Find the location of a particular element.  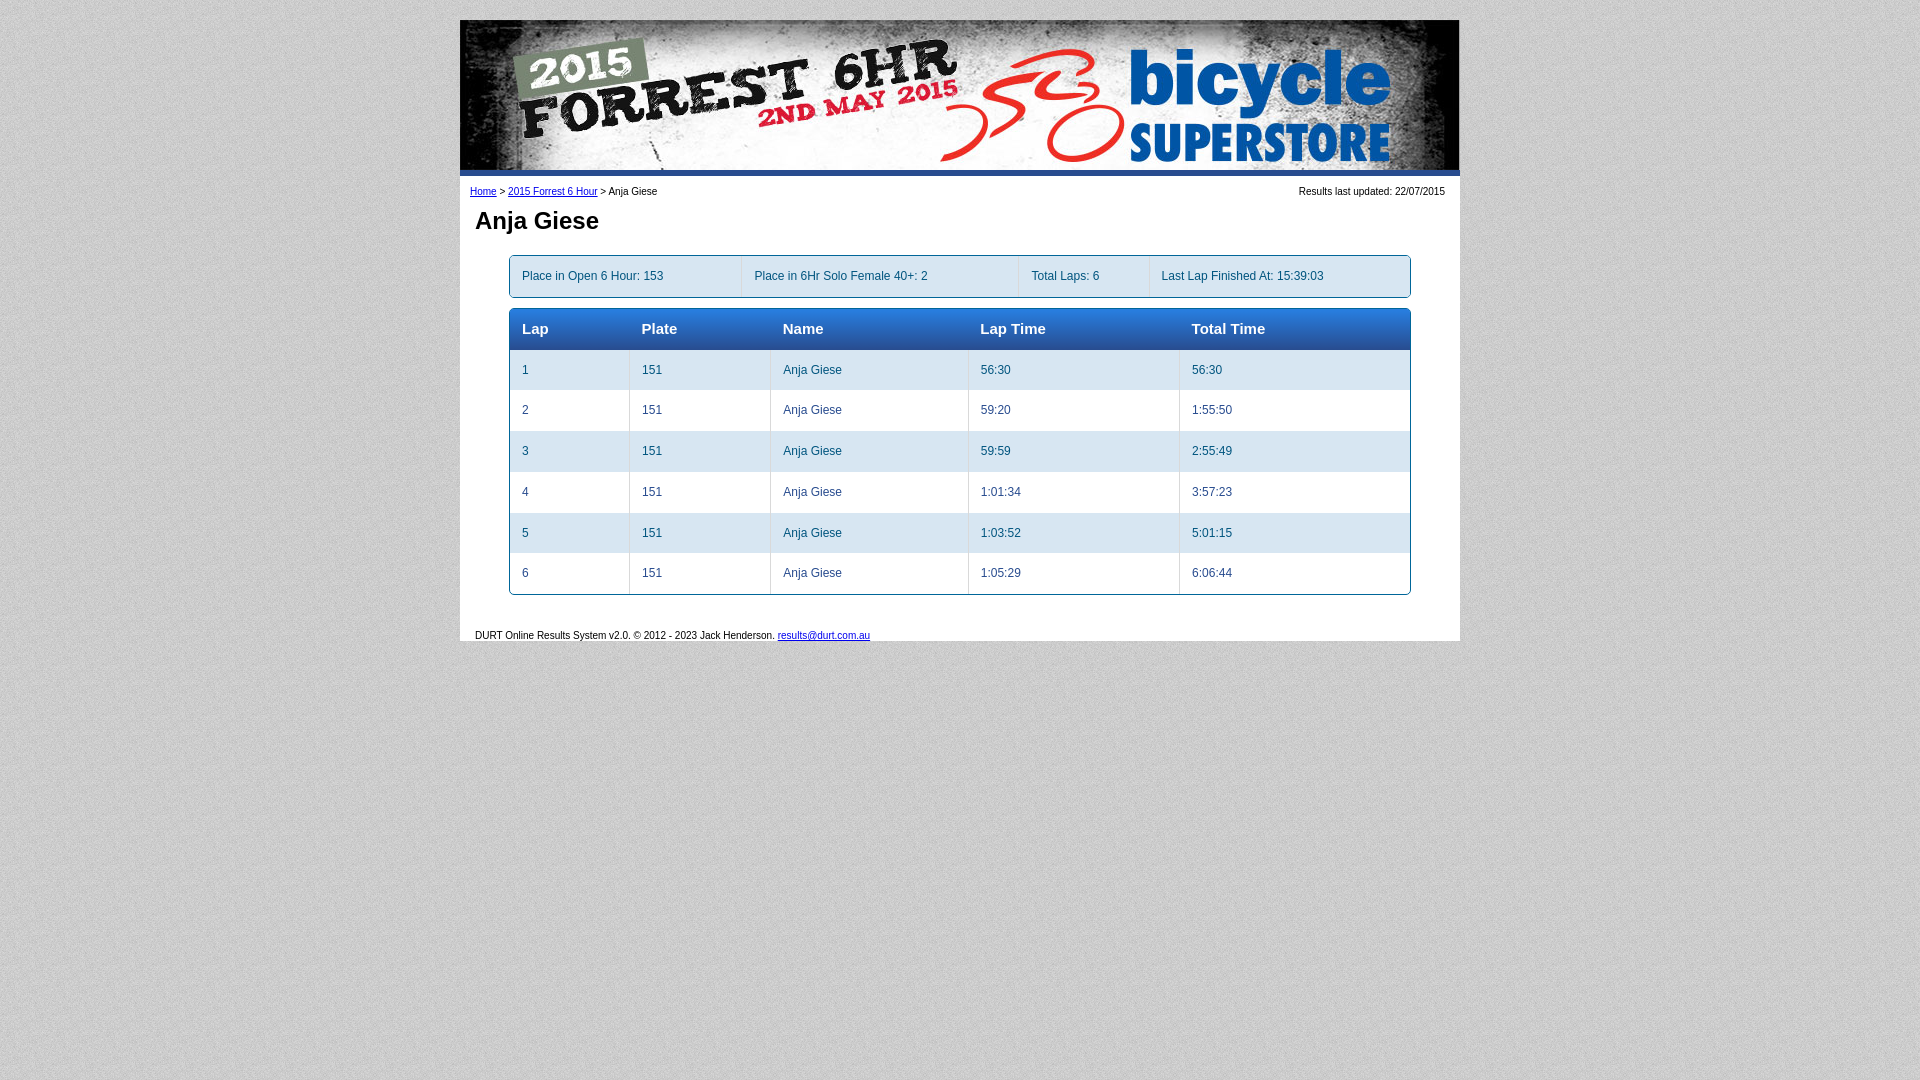

'results@durt.com.au' is located at coordinates (824, 635).